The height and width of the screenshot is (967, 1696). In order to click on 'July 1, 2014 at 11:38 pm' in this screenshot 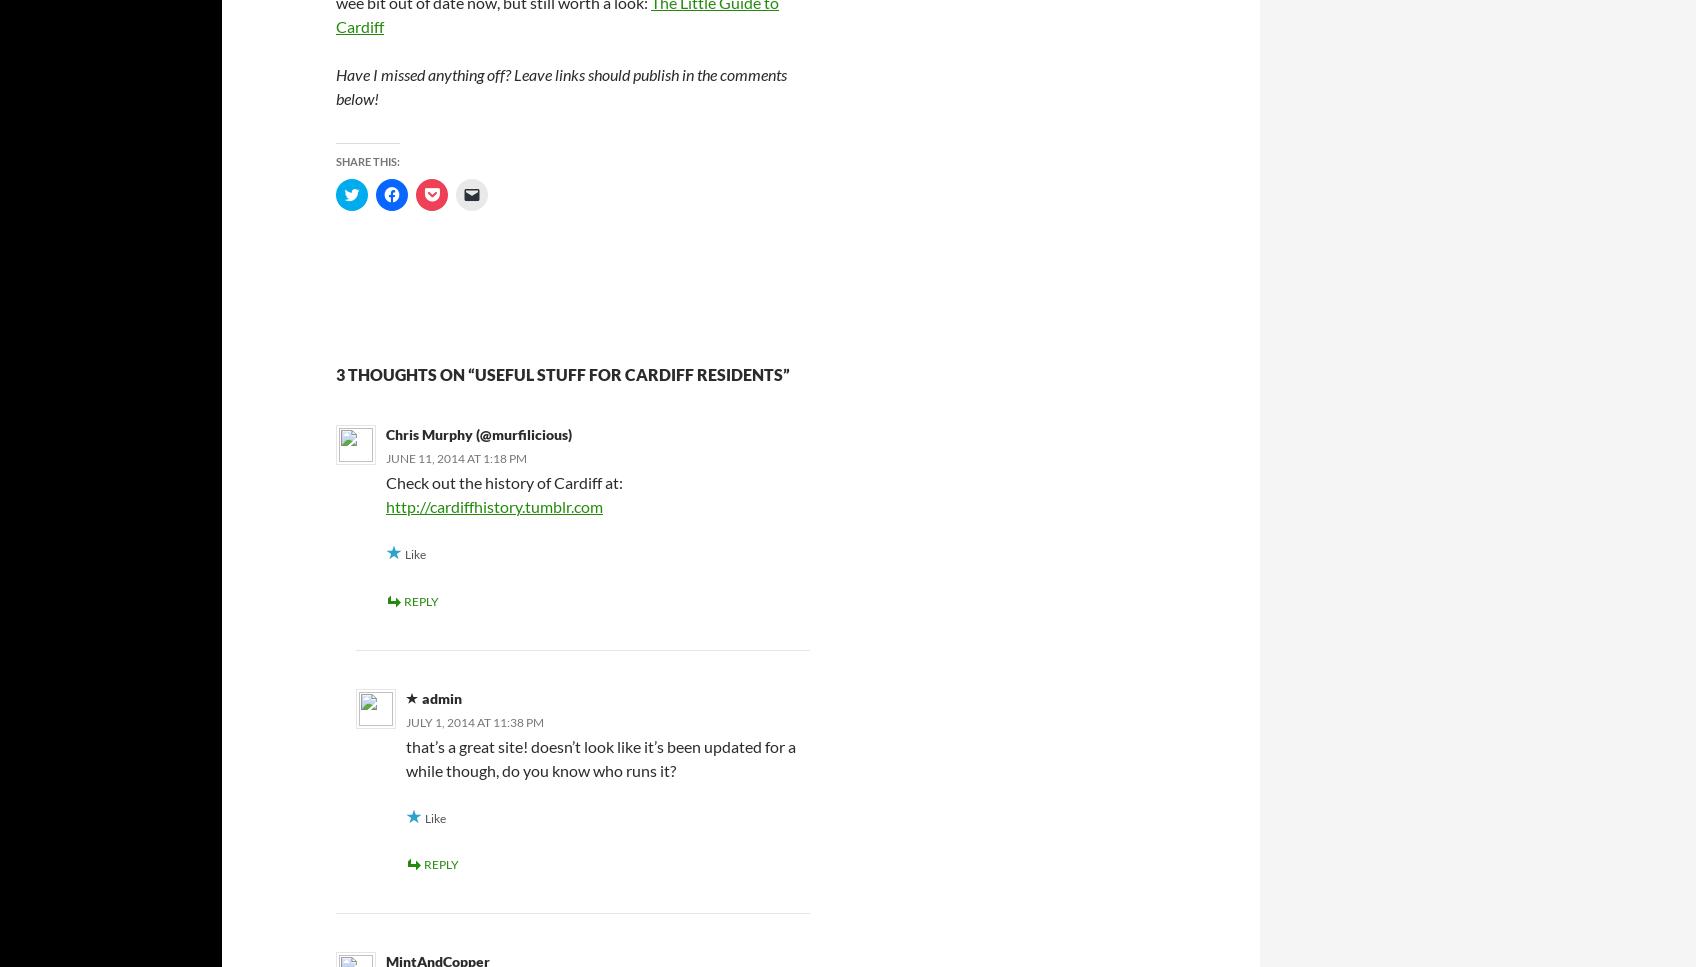, I will do `click(405, 720)`.